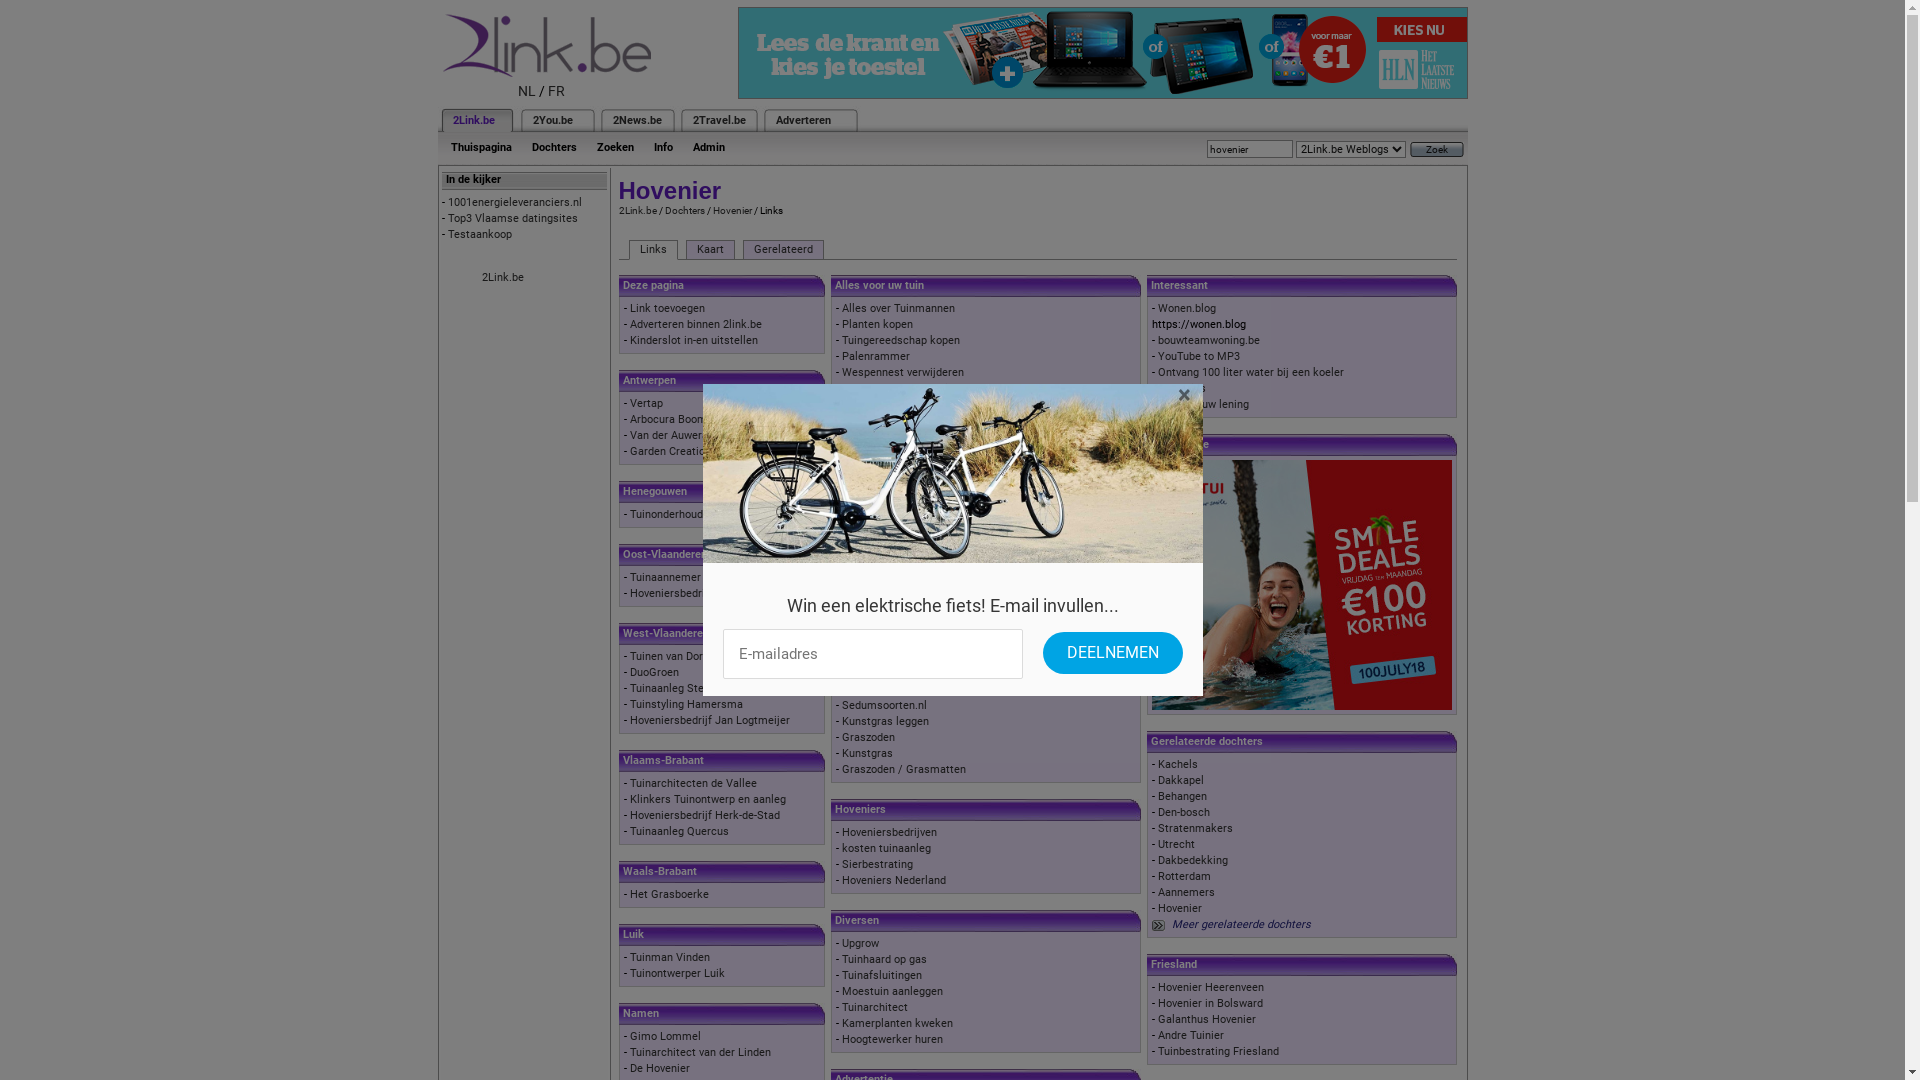 The height and width of the screenshot is (1080, 1920). I want to click on 'Bouwgids', so click(1181, 388).